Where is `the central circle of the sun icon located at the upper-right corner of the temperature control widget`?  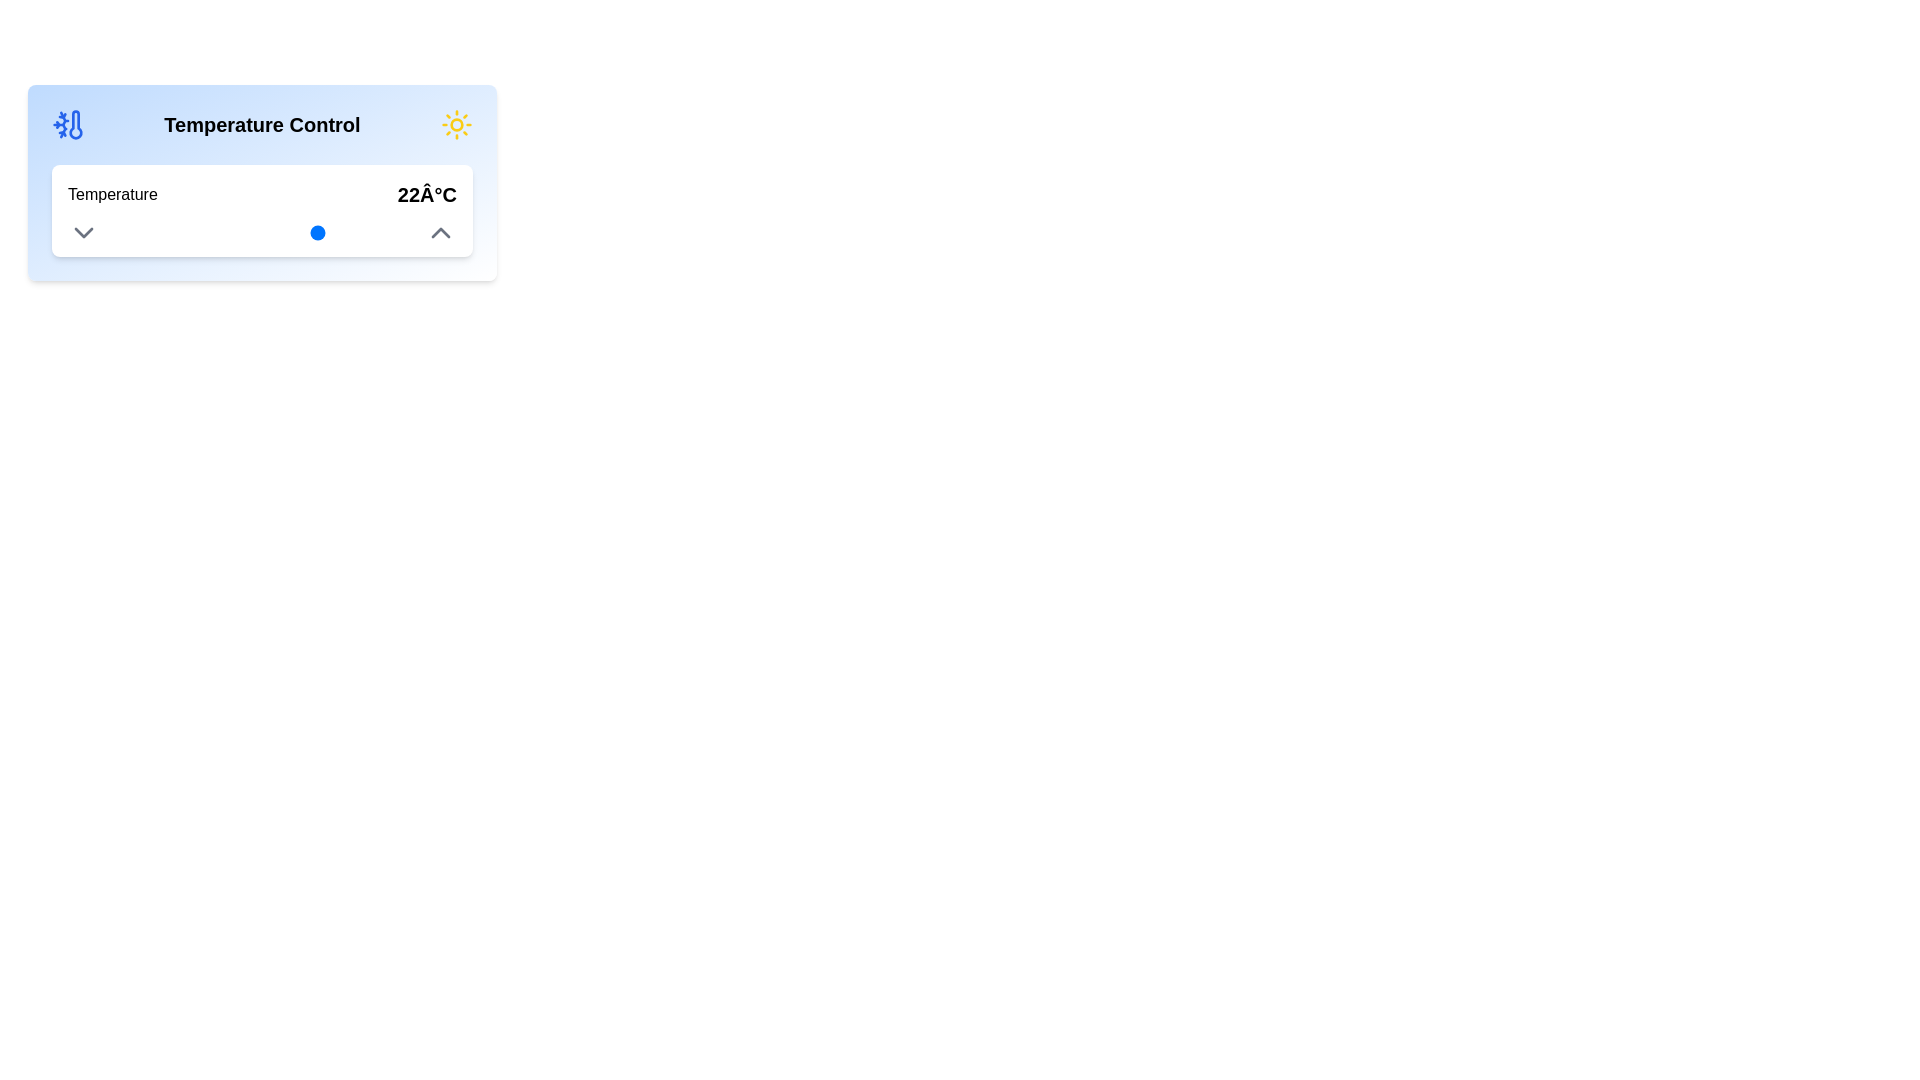
the central circle of the sun icon located at the upper-right corner of the temperature control widget is located at coordinates (455, 124).